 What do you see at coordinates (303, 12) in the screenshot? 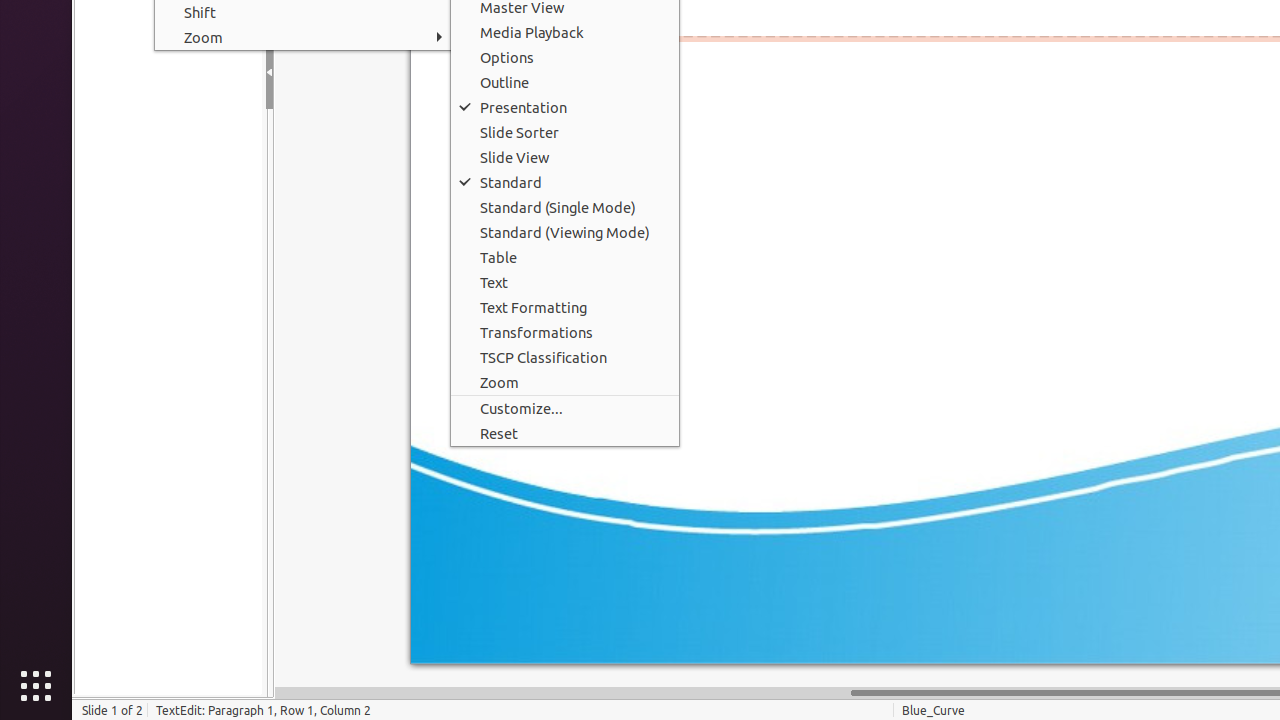
I see `'Shift'` at bounding box center [303, 12].